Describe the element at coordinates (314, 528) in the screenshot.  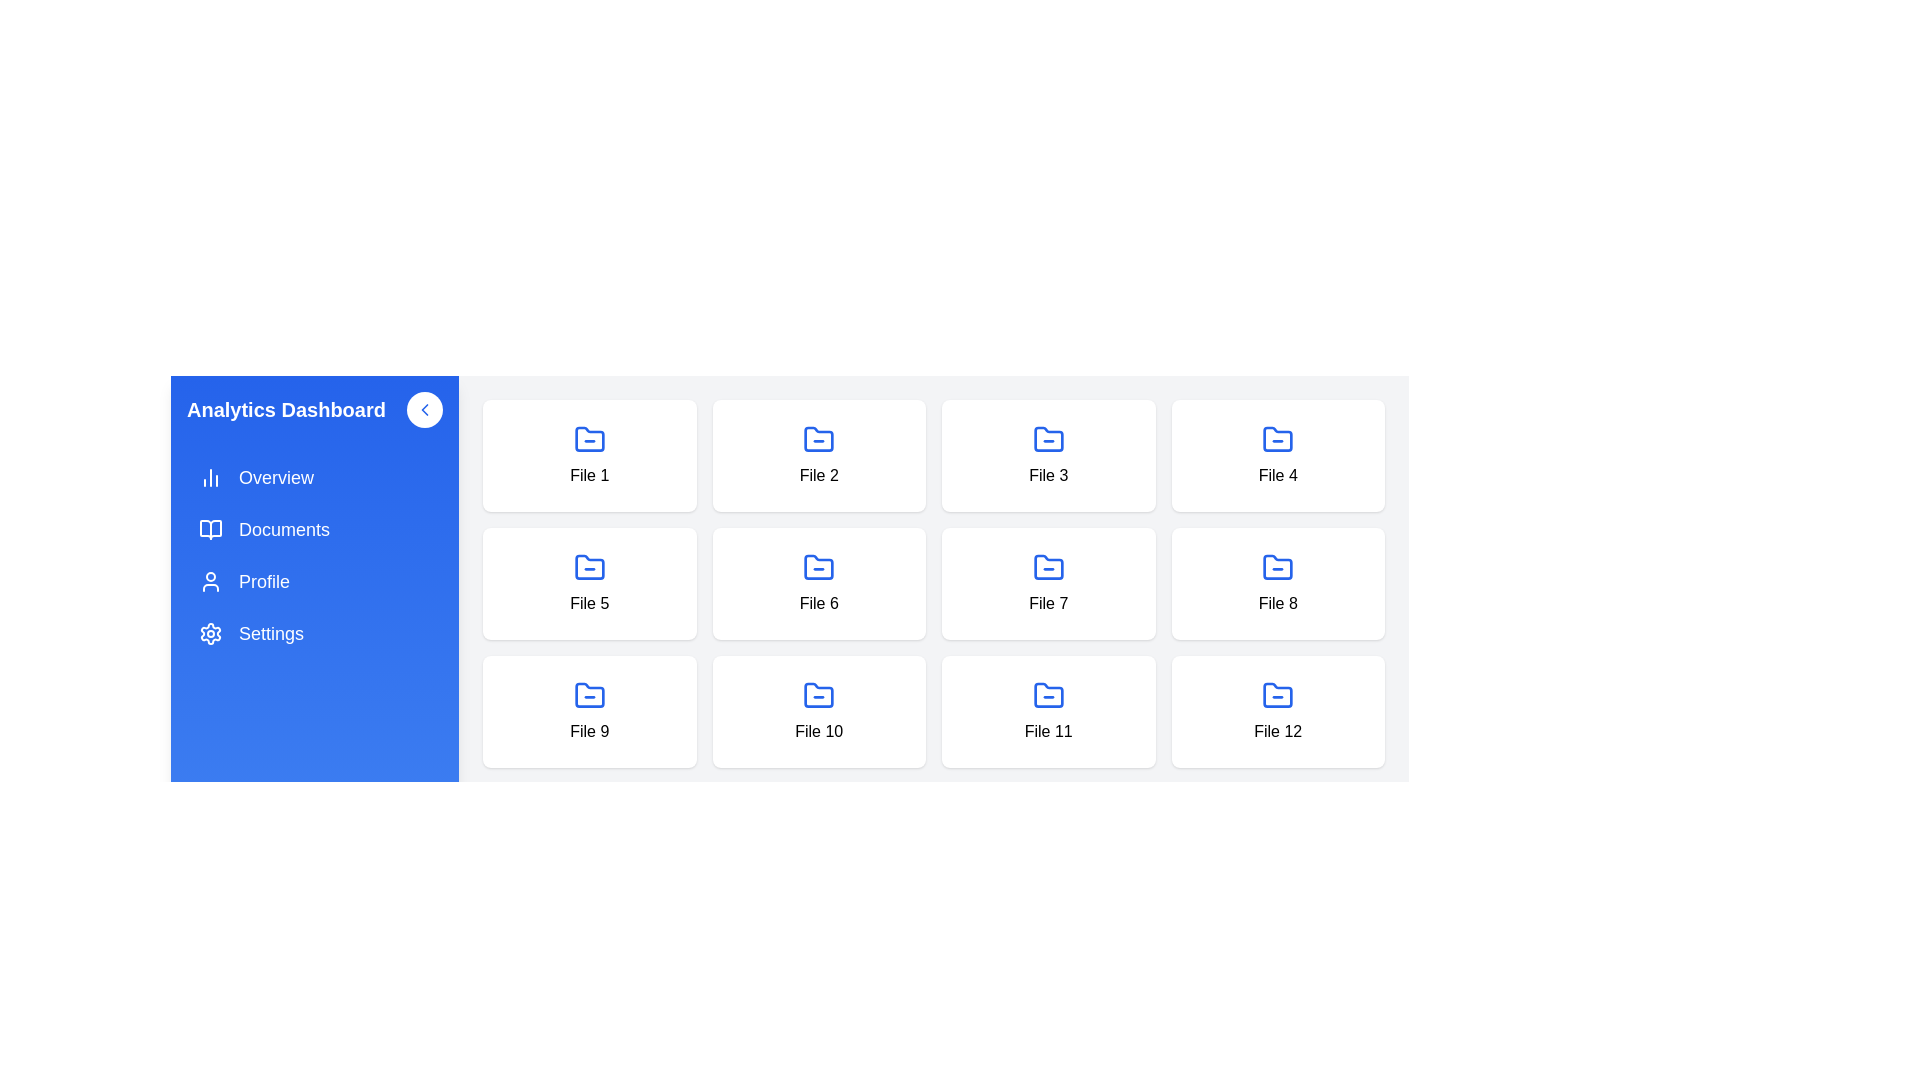
I see `the sidebar item Documents to observe interaction feedback` at that location.